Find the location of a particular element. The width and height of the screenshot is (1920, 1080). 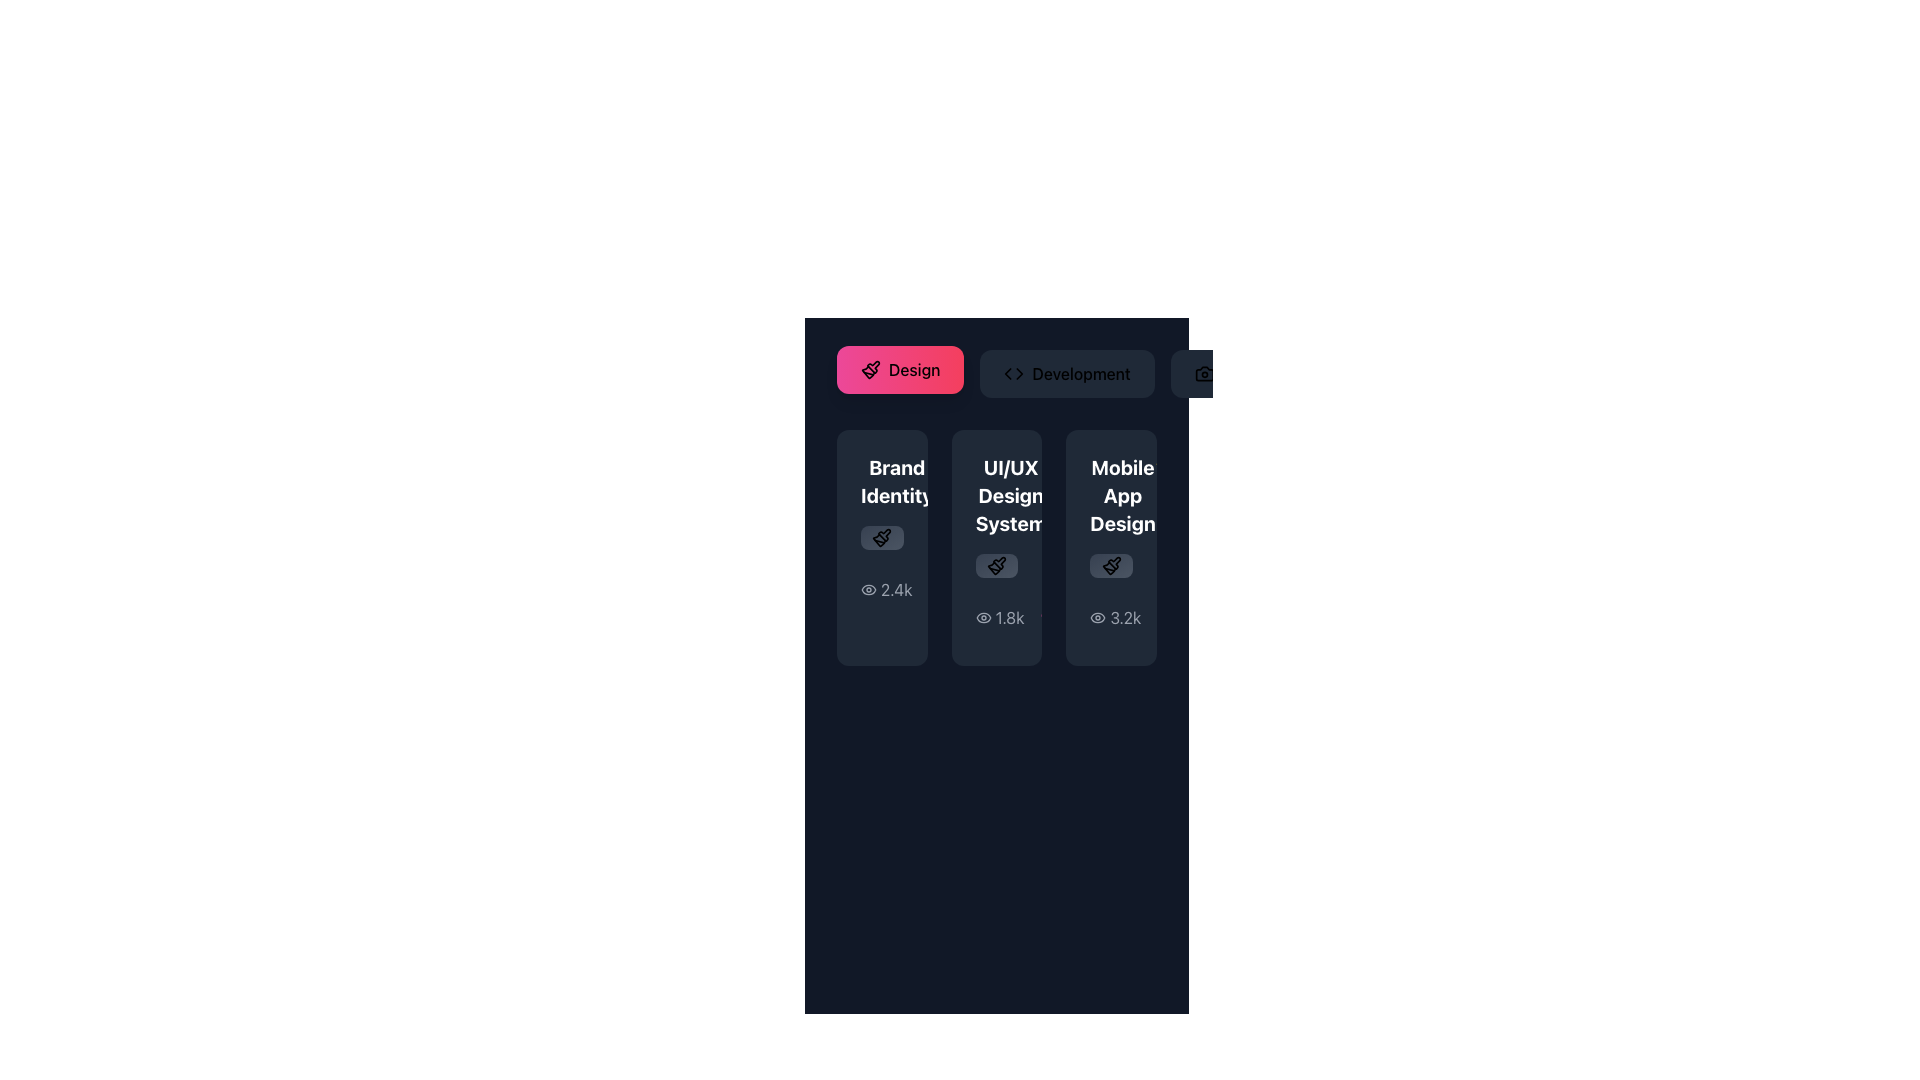

the paintbrush icon located at the center of the 'Brand Identity' card in the 'Design' section is located at coordinates (881, 536).